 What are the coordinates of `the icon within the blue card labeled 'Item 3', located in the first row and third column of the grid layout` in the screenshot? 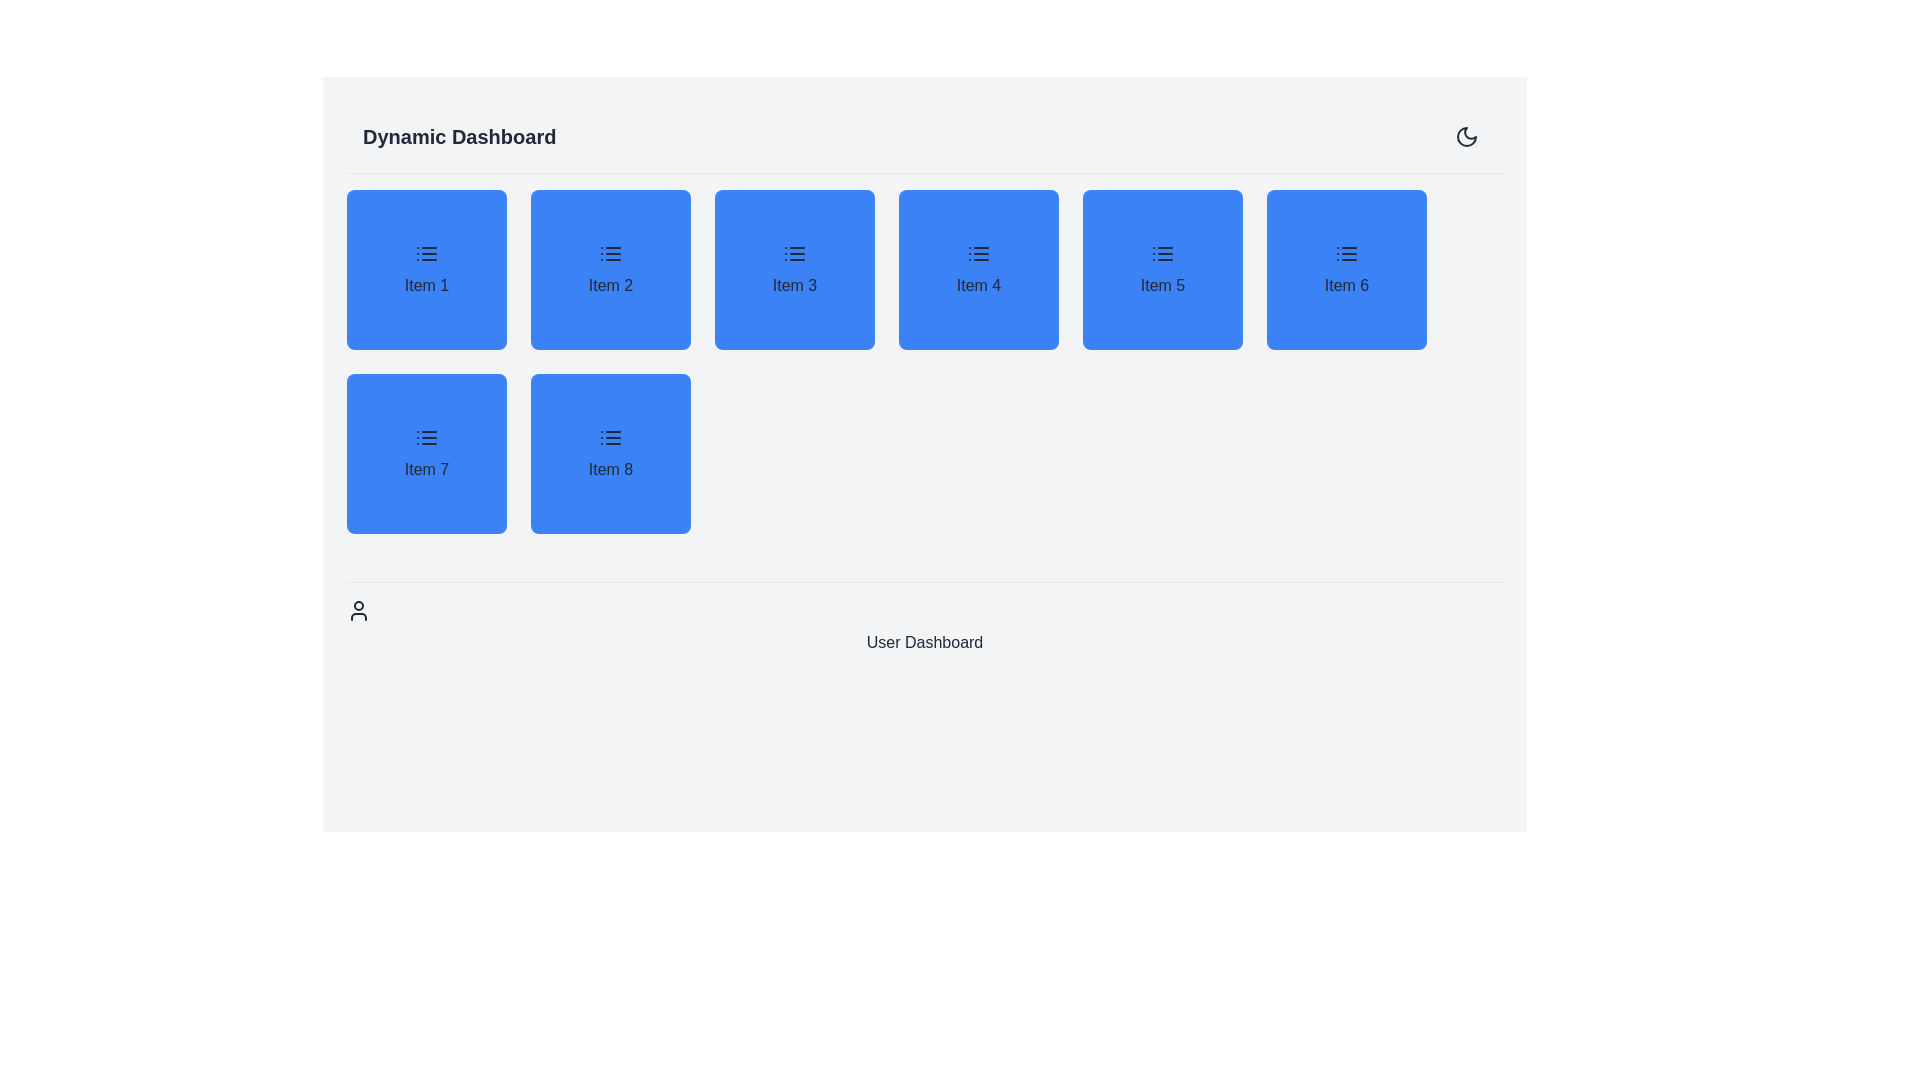 It's located at (794, 253).